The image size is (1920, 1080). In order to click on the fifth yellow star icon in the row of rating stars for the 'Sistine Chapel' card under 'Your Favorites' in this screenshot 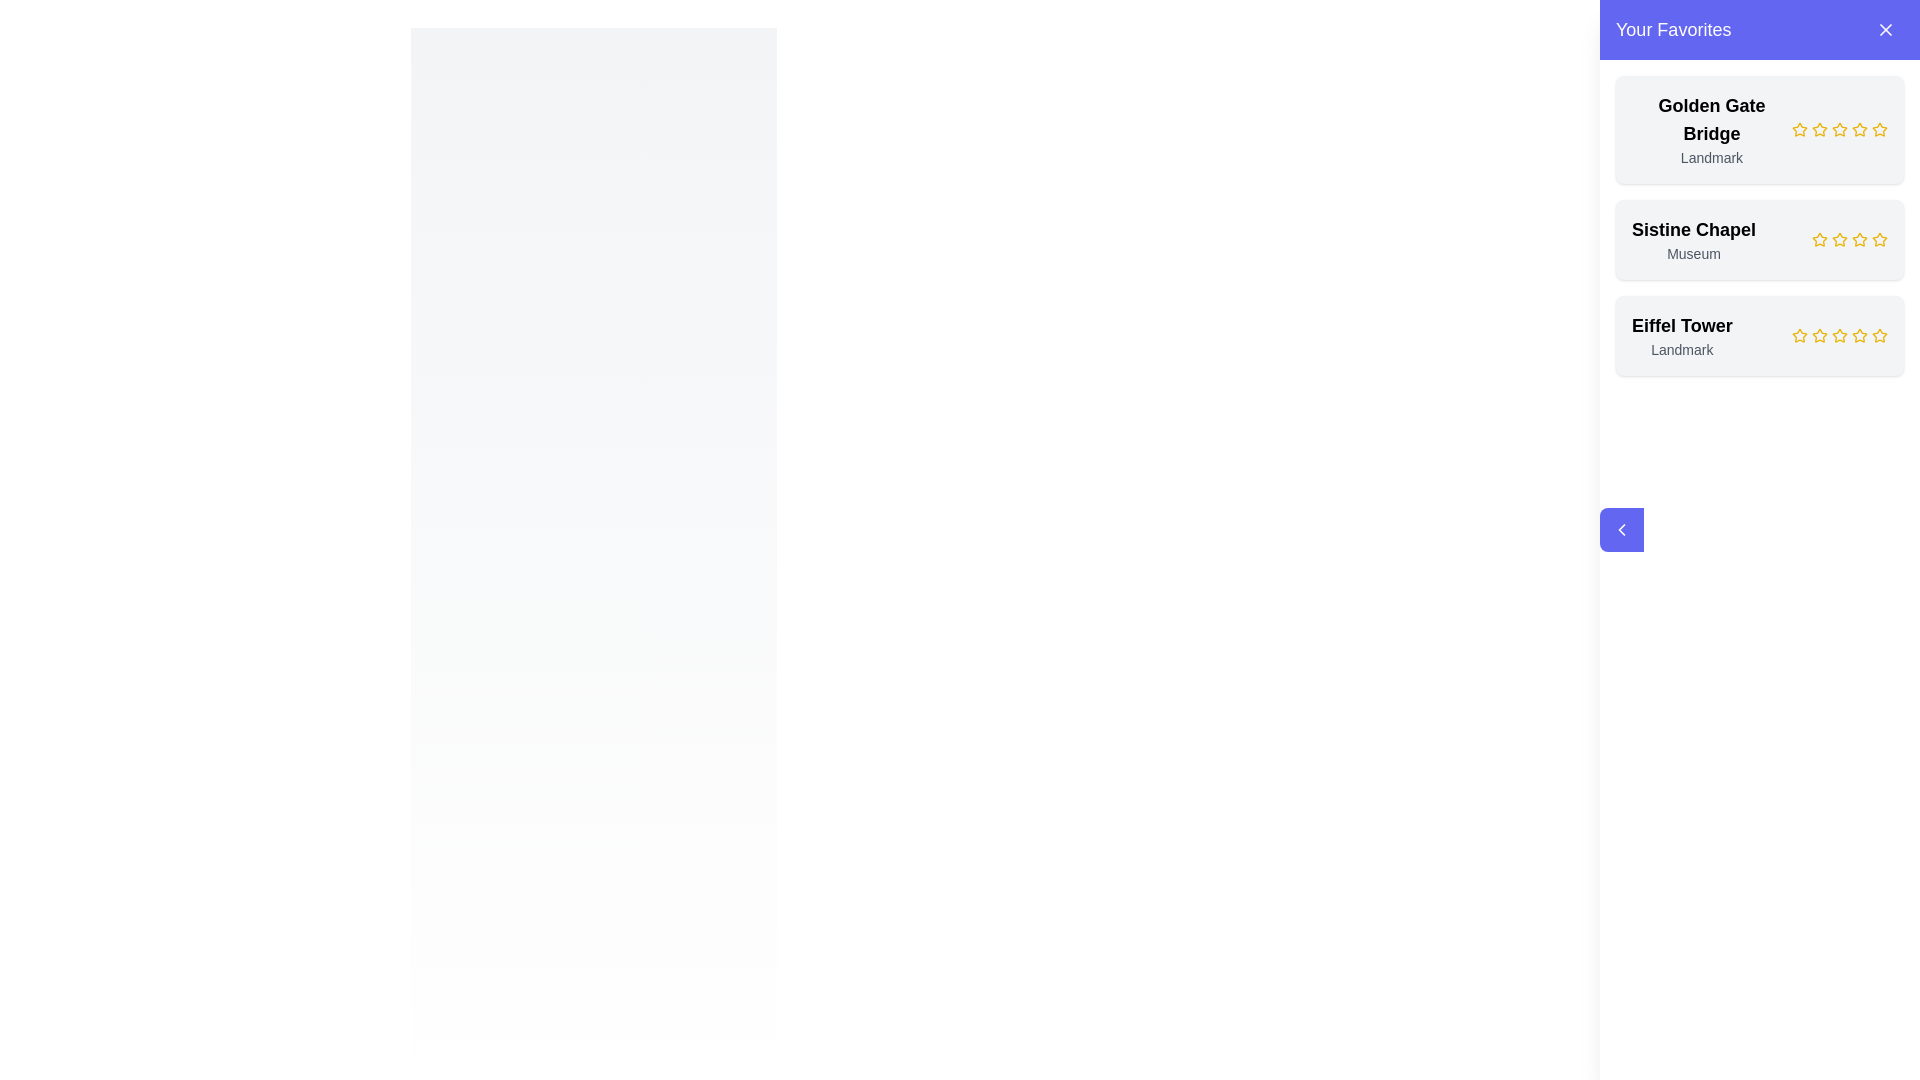, I will do `click(1859, 238)`.